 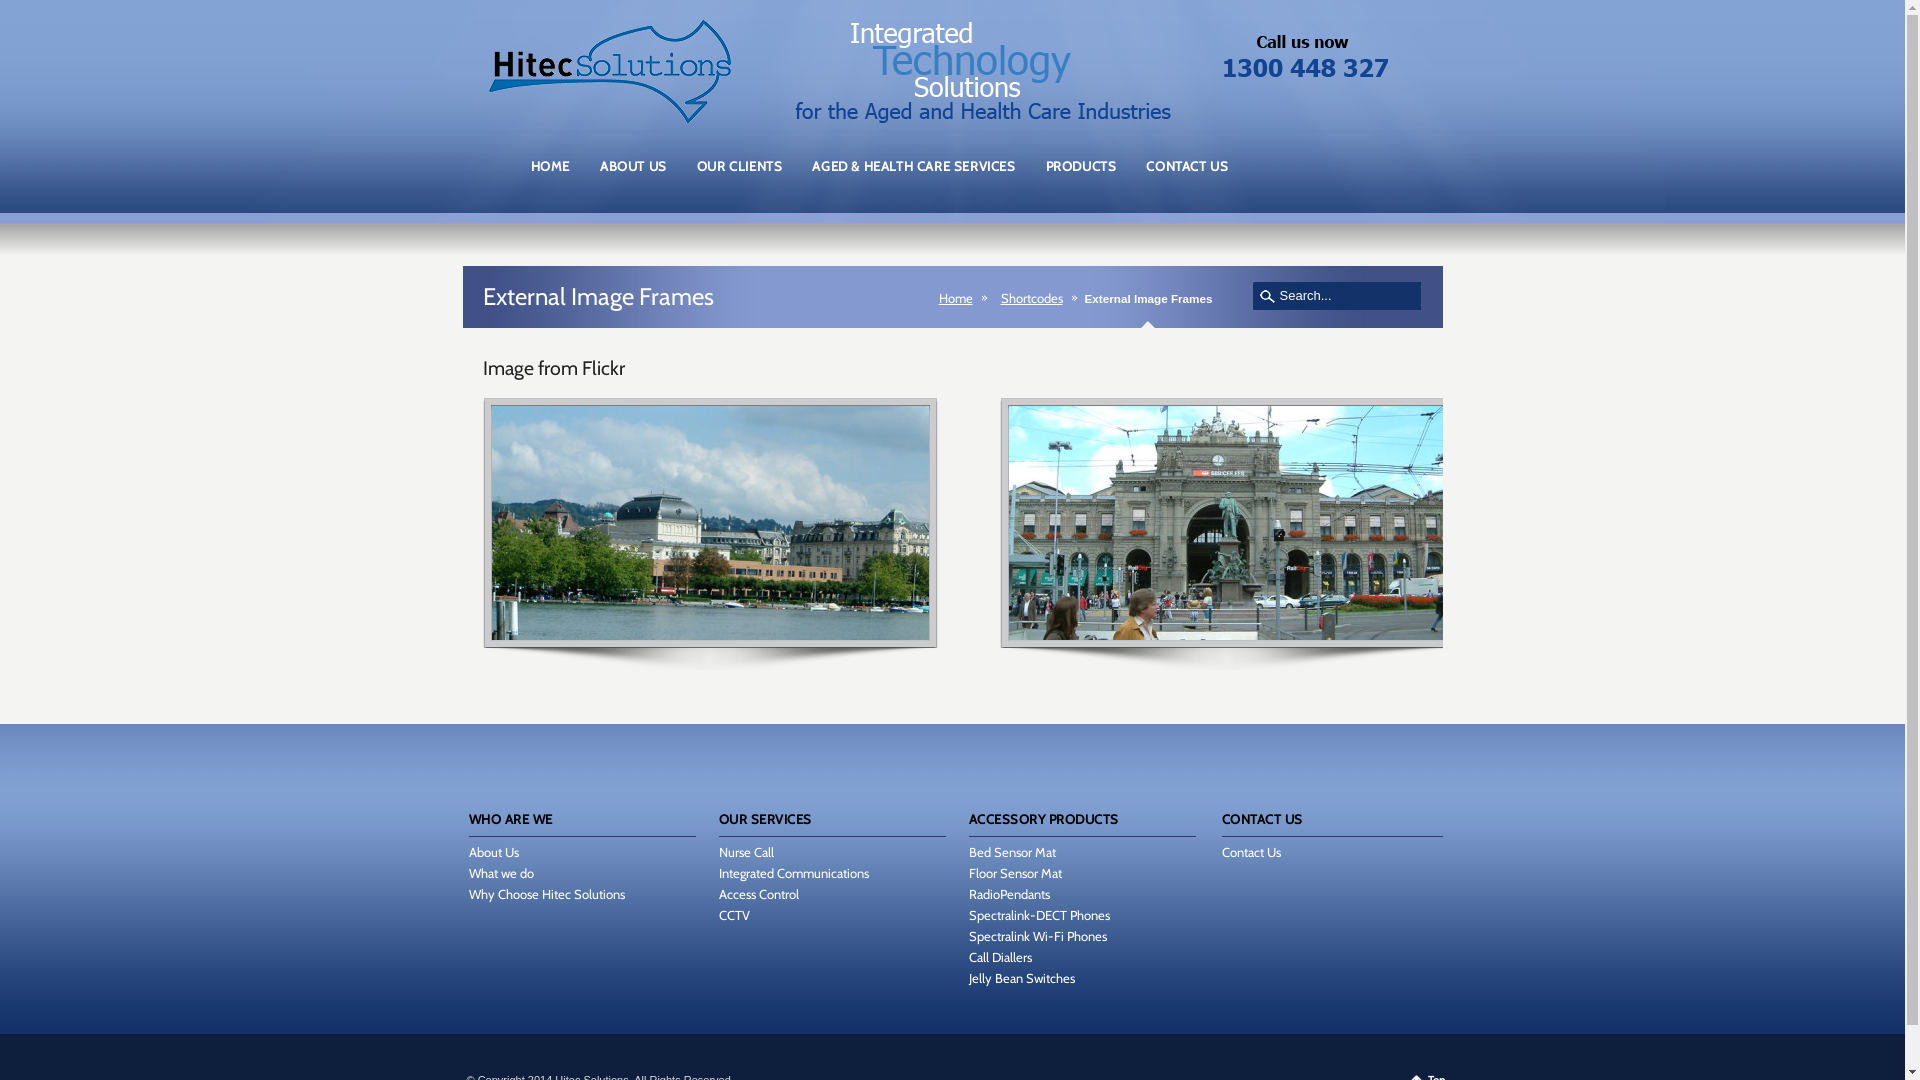 I want to click on 'Why Choose Hitec Solutions', so click(x=546, y=893).